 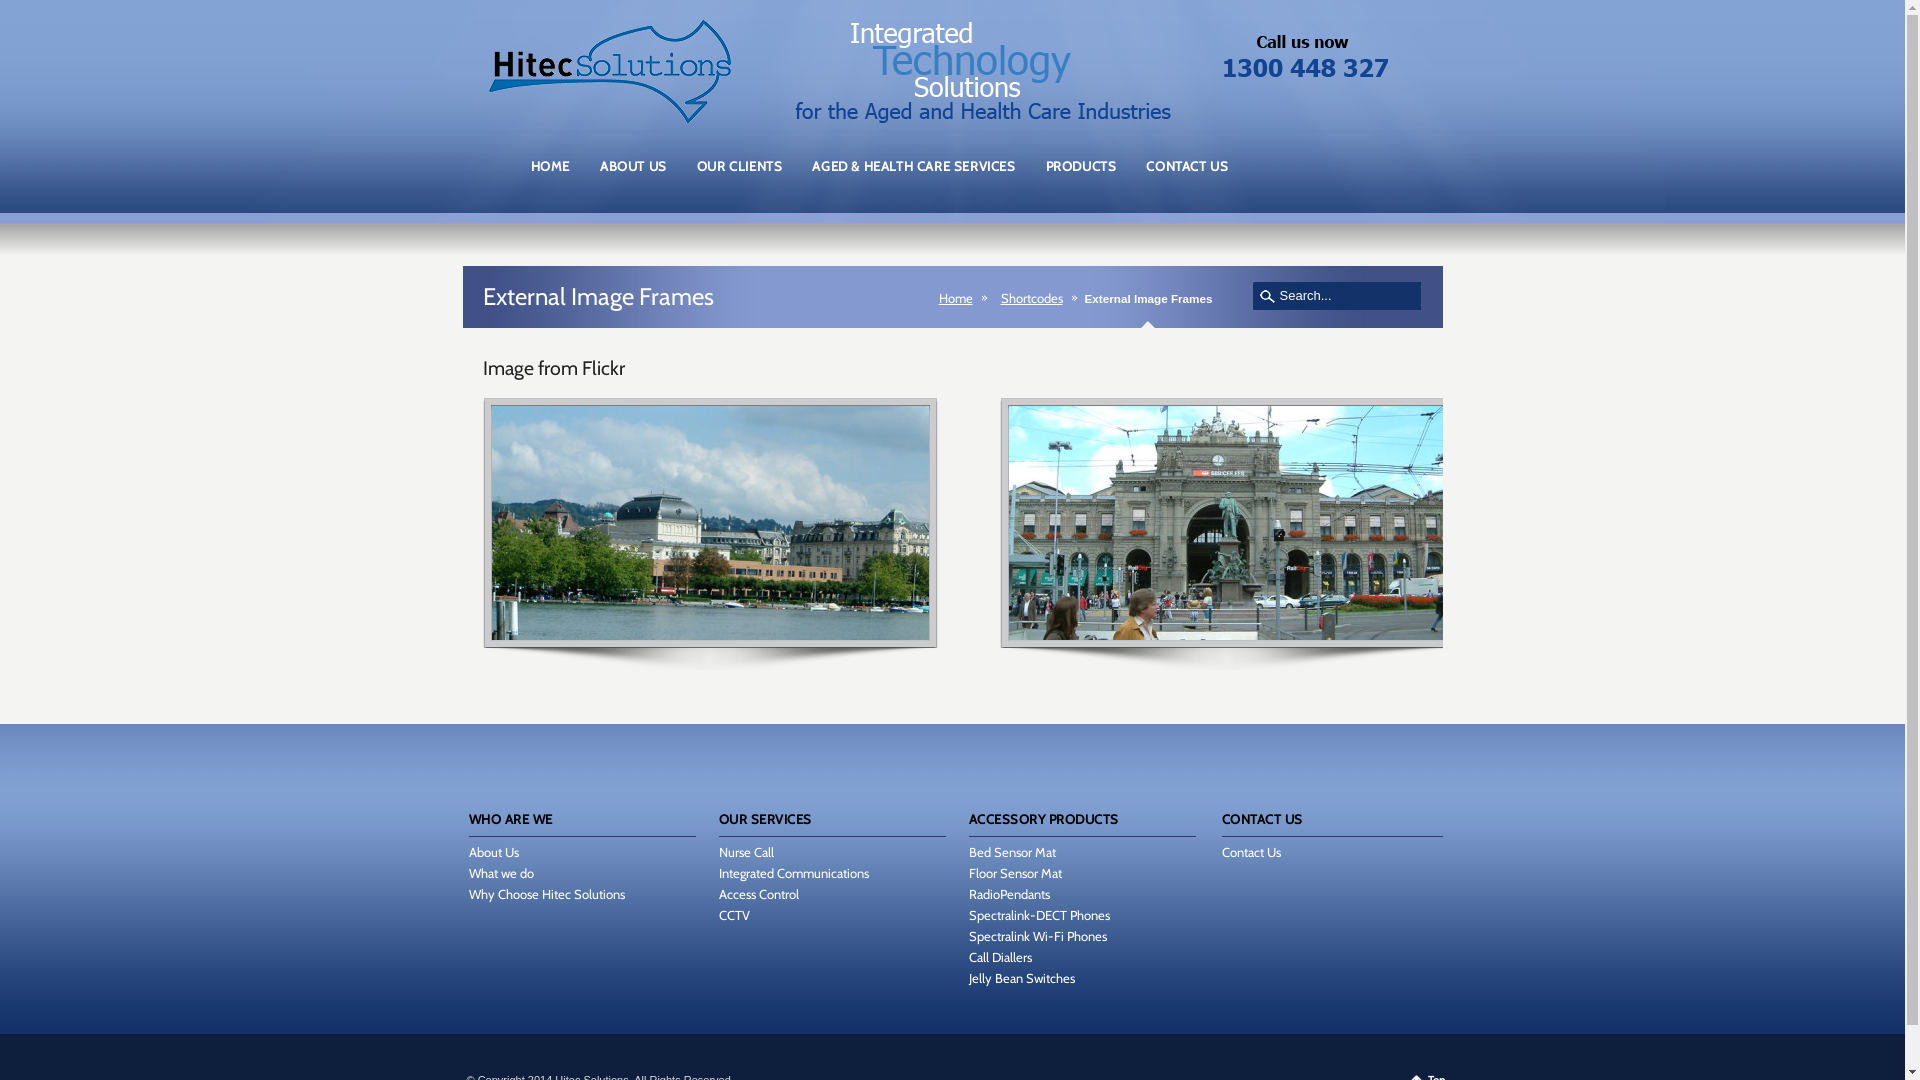 I want to click on 'Why Choose Hitec Solutions', so click(x=546, y=893).